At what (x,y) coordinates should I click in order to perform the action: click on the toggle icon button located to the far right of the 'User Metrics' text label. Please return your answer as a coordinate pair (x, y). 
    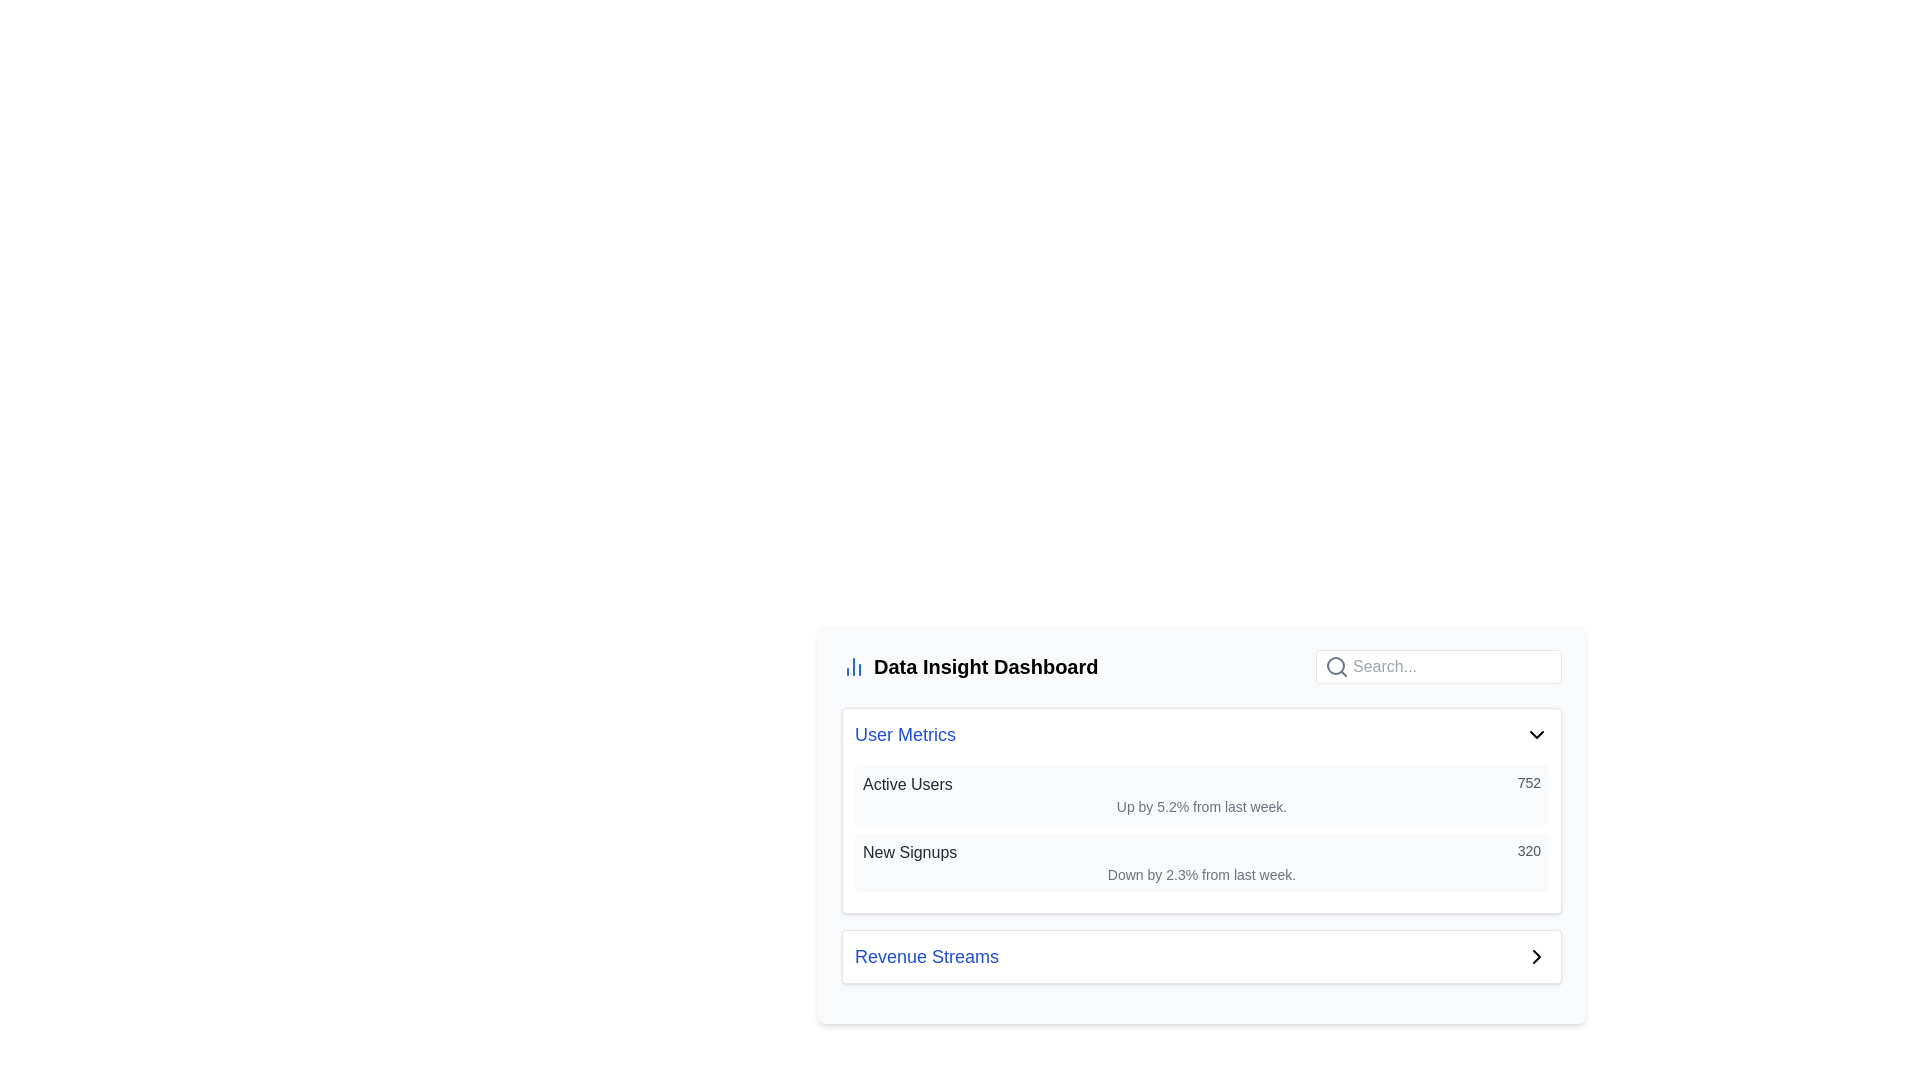
    Looking at the image, I should click on (1535, 735).